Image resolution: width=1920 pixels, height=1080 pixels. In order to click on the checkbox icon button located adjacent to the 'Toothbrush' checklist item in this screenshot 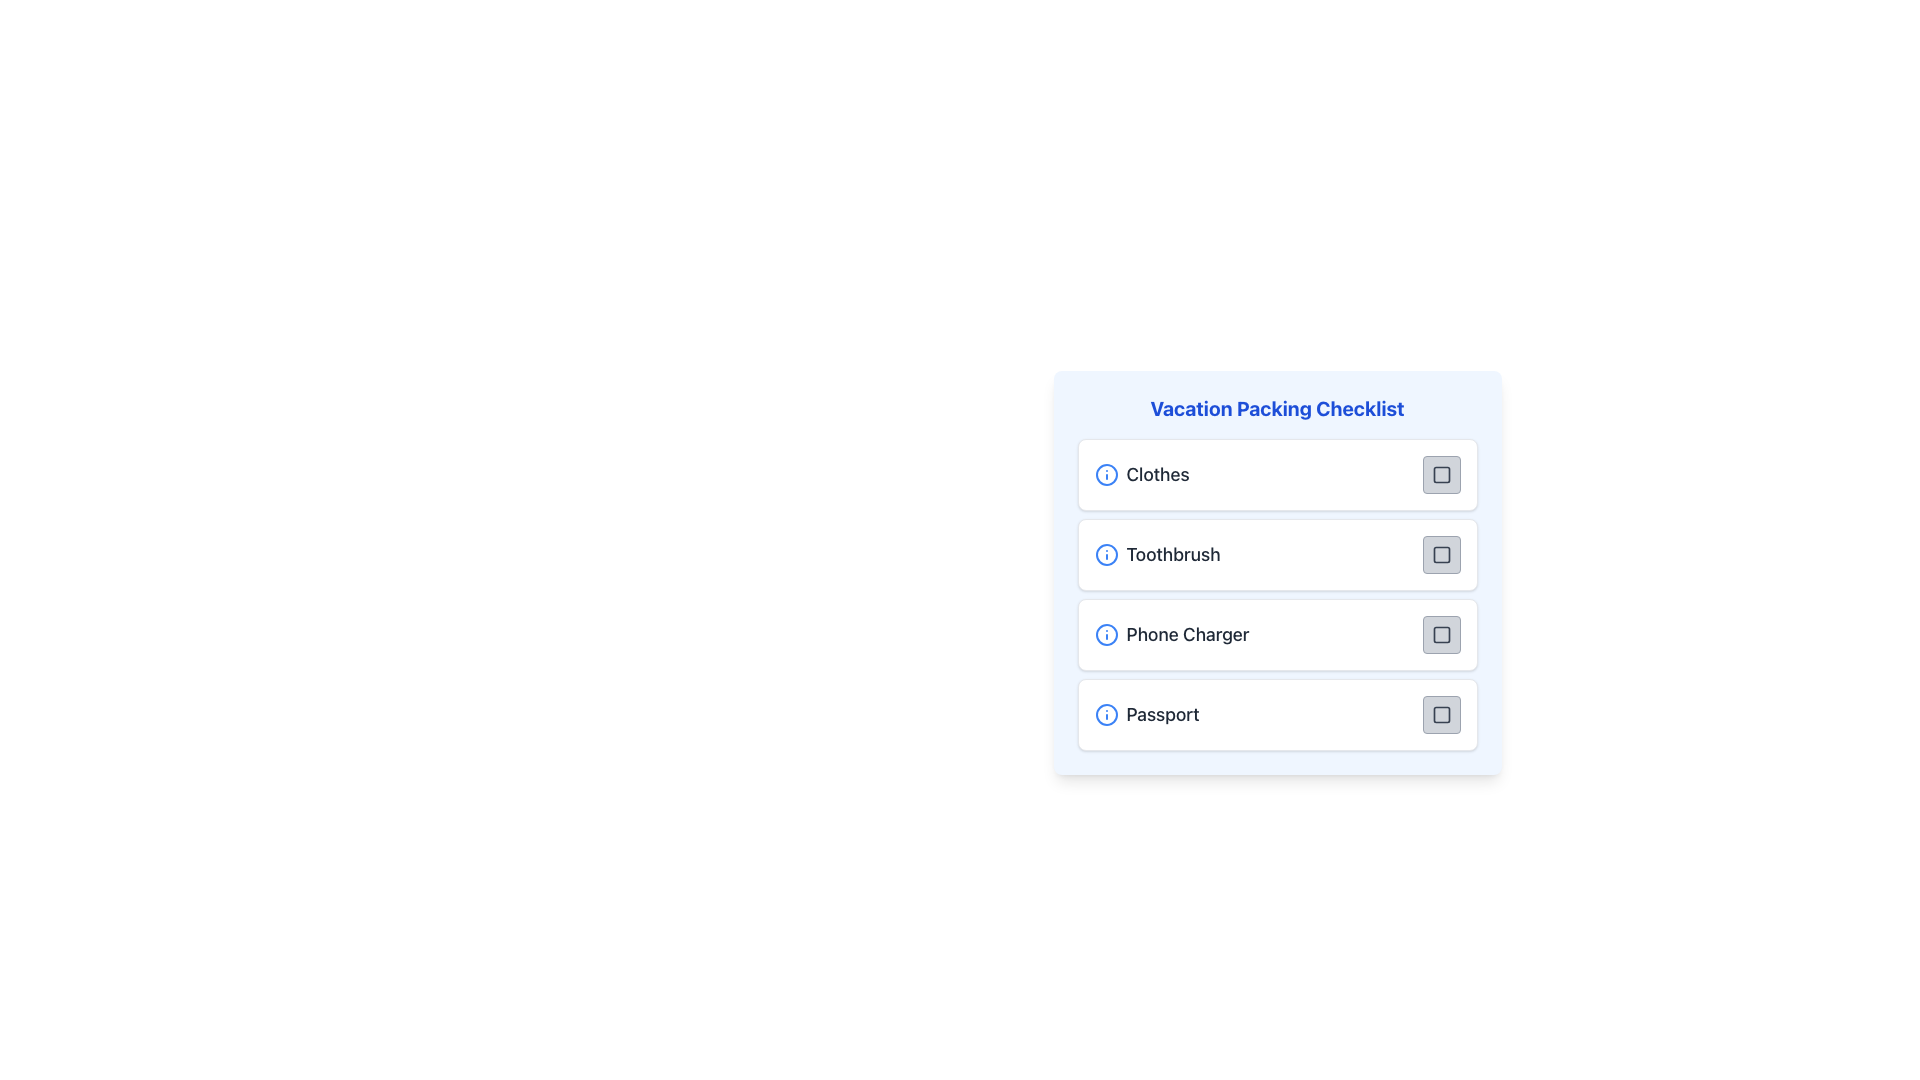, I will do `click(1441, 555)`.